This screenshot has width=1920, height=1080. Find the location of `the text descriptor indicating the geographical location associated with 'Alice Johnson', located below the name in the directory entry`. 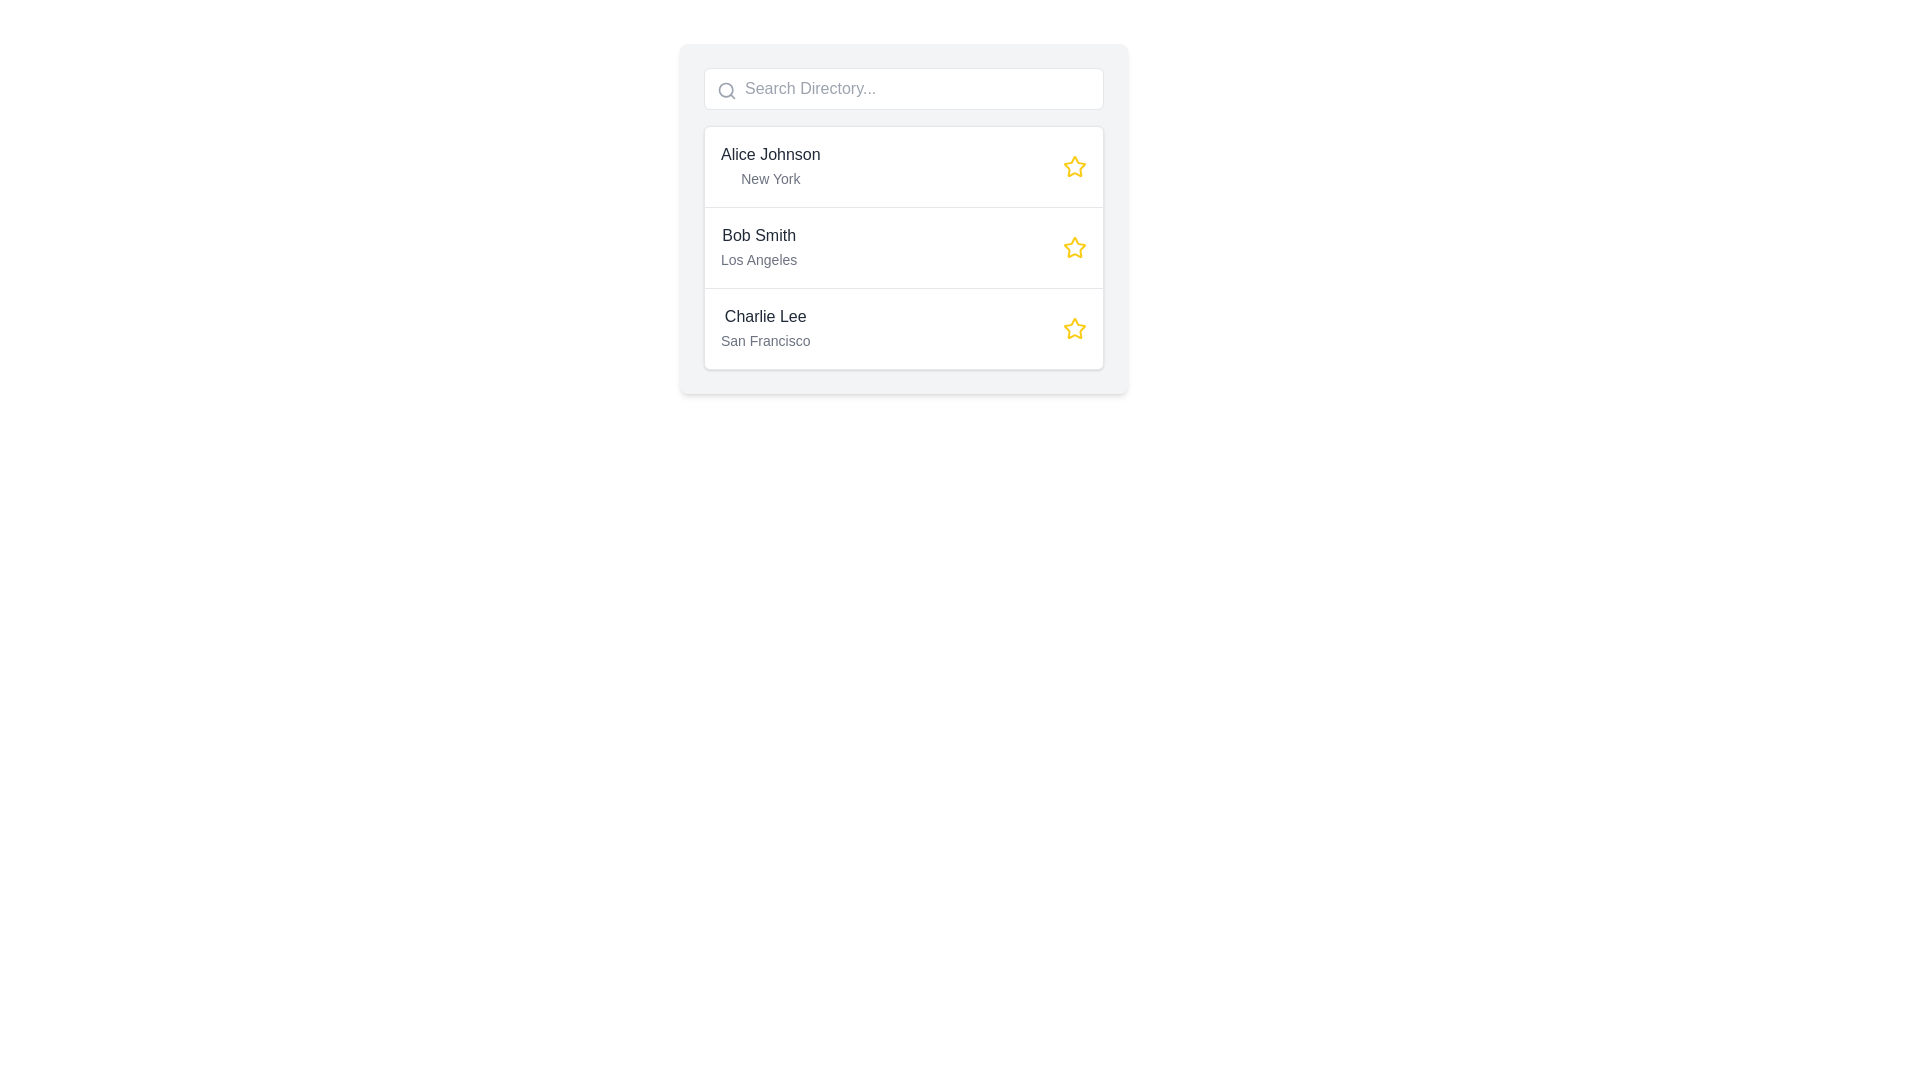

the text descriptor indicating the geographical location associated with 'Alice Johnson', located below the name in the directory entry is located at coordinates (769, 177).